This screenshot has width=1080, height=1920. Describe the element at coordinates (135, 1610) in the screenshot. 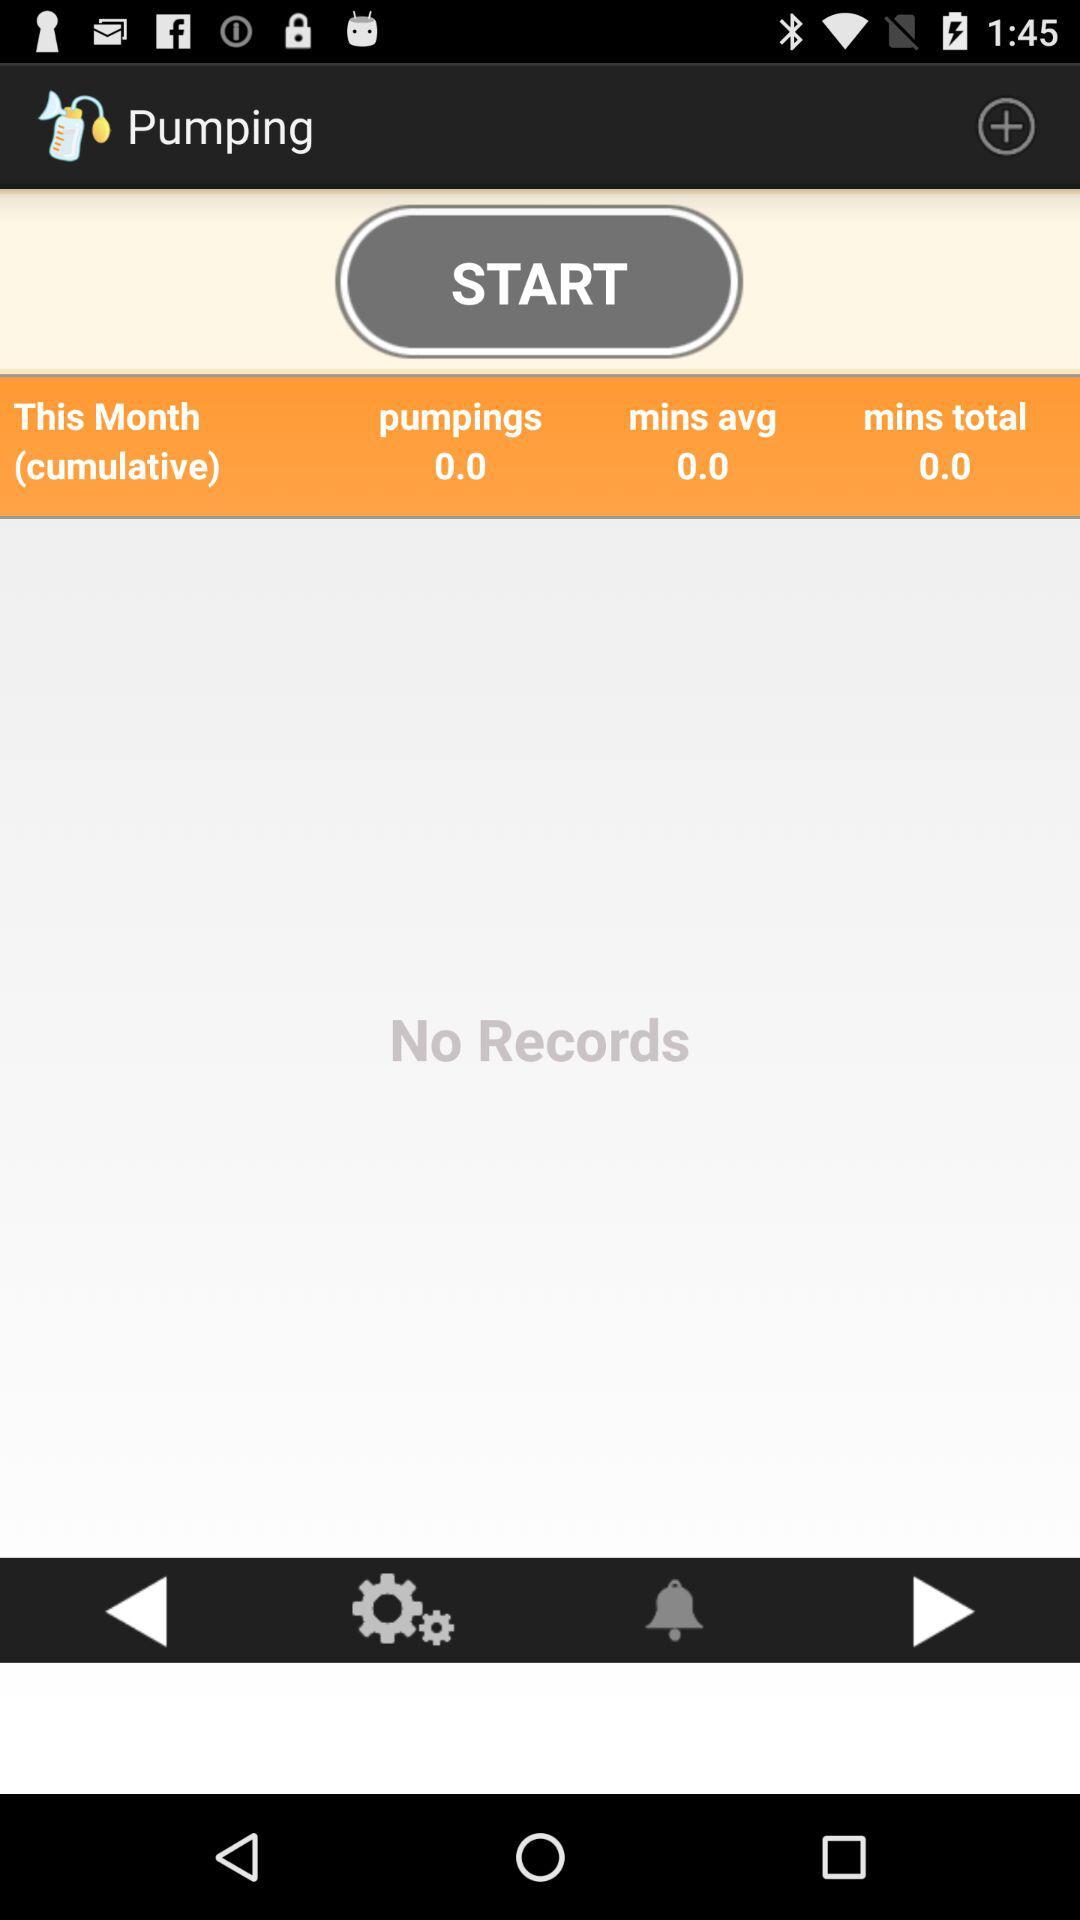

I see `the icon at the bottom left corner` at that location.